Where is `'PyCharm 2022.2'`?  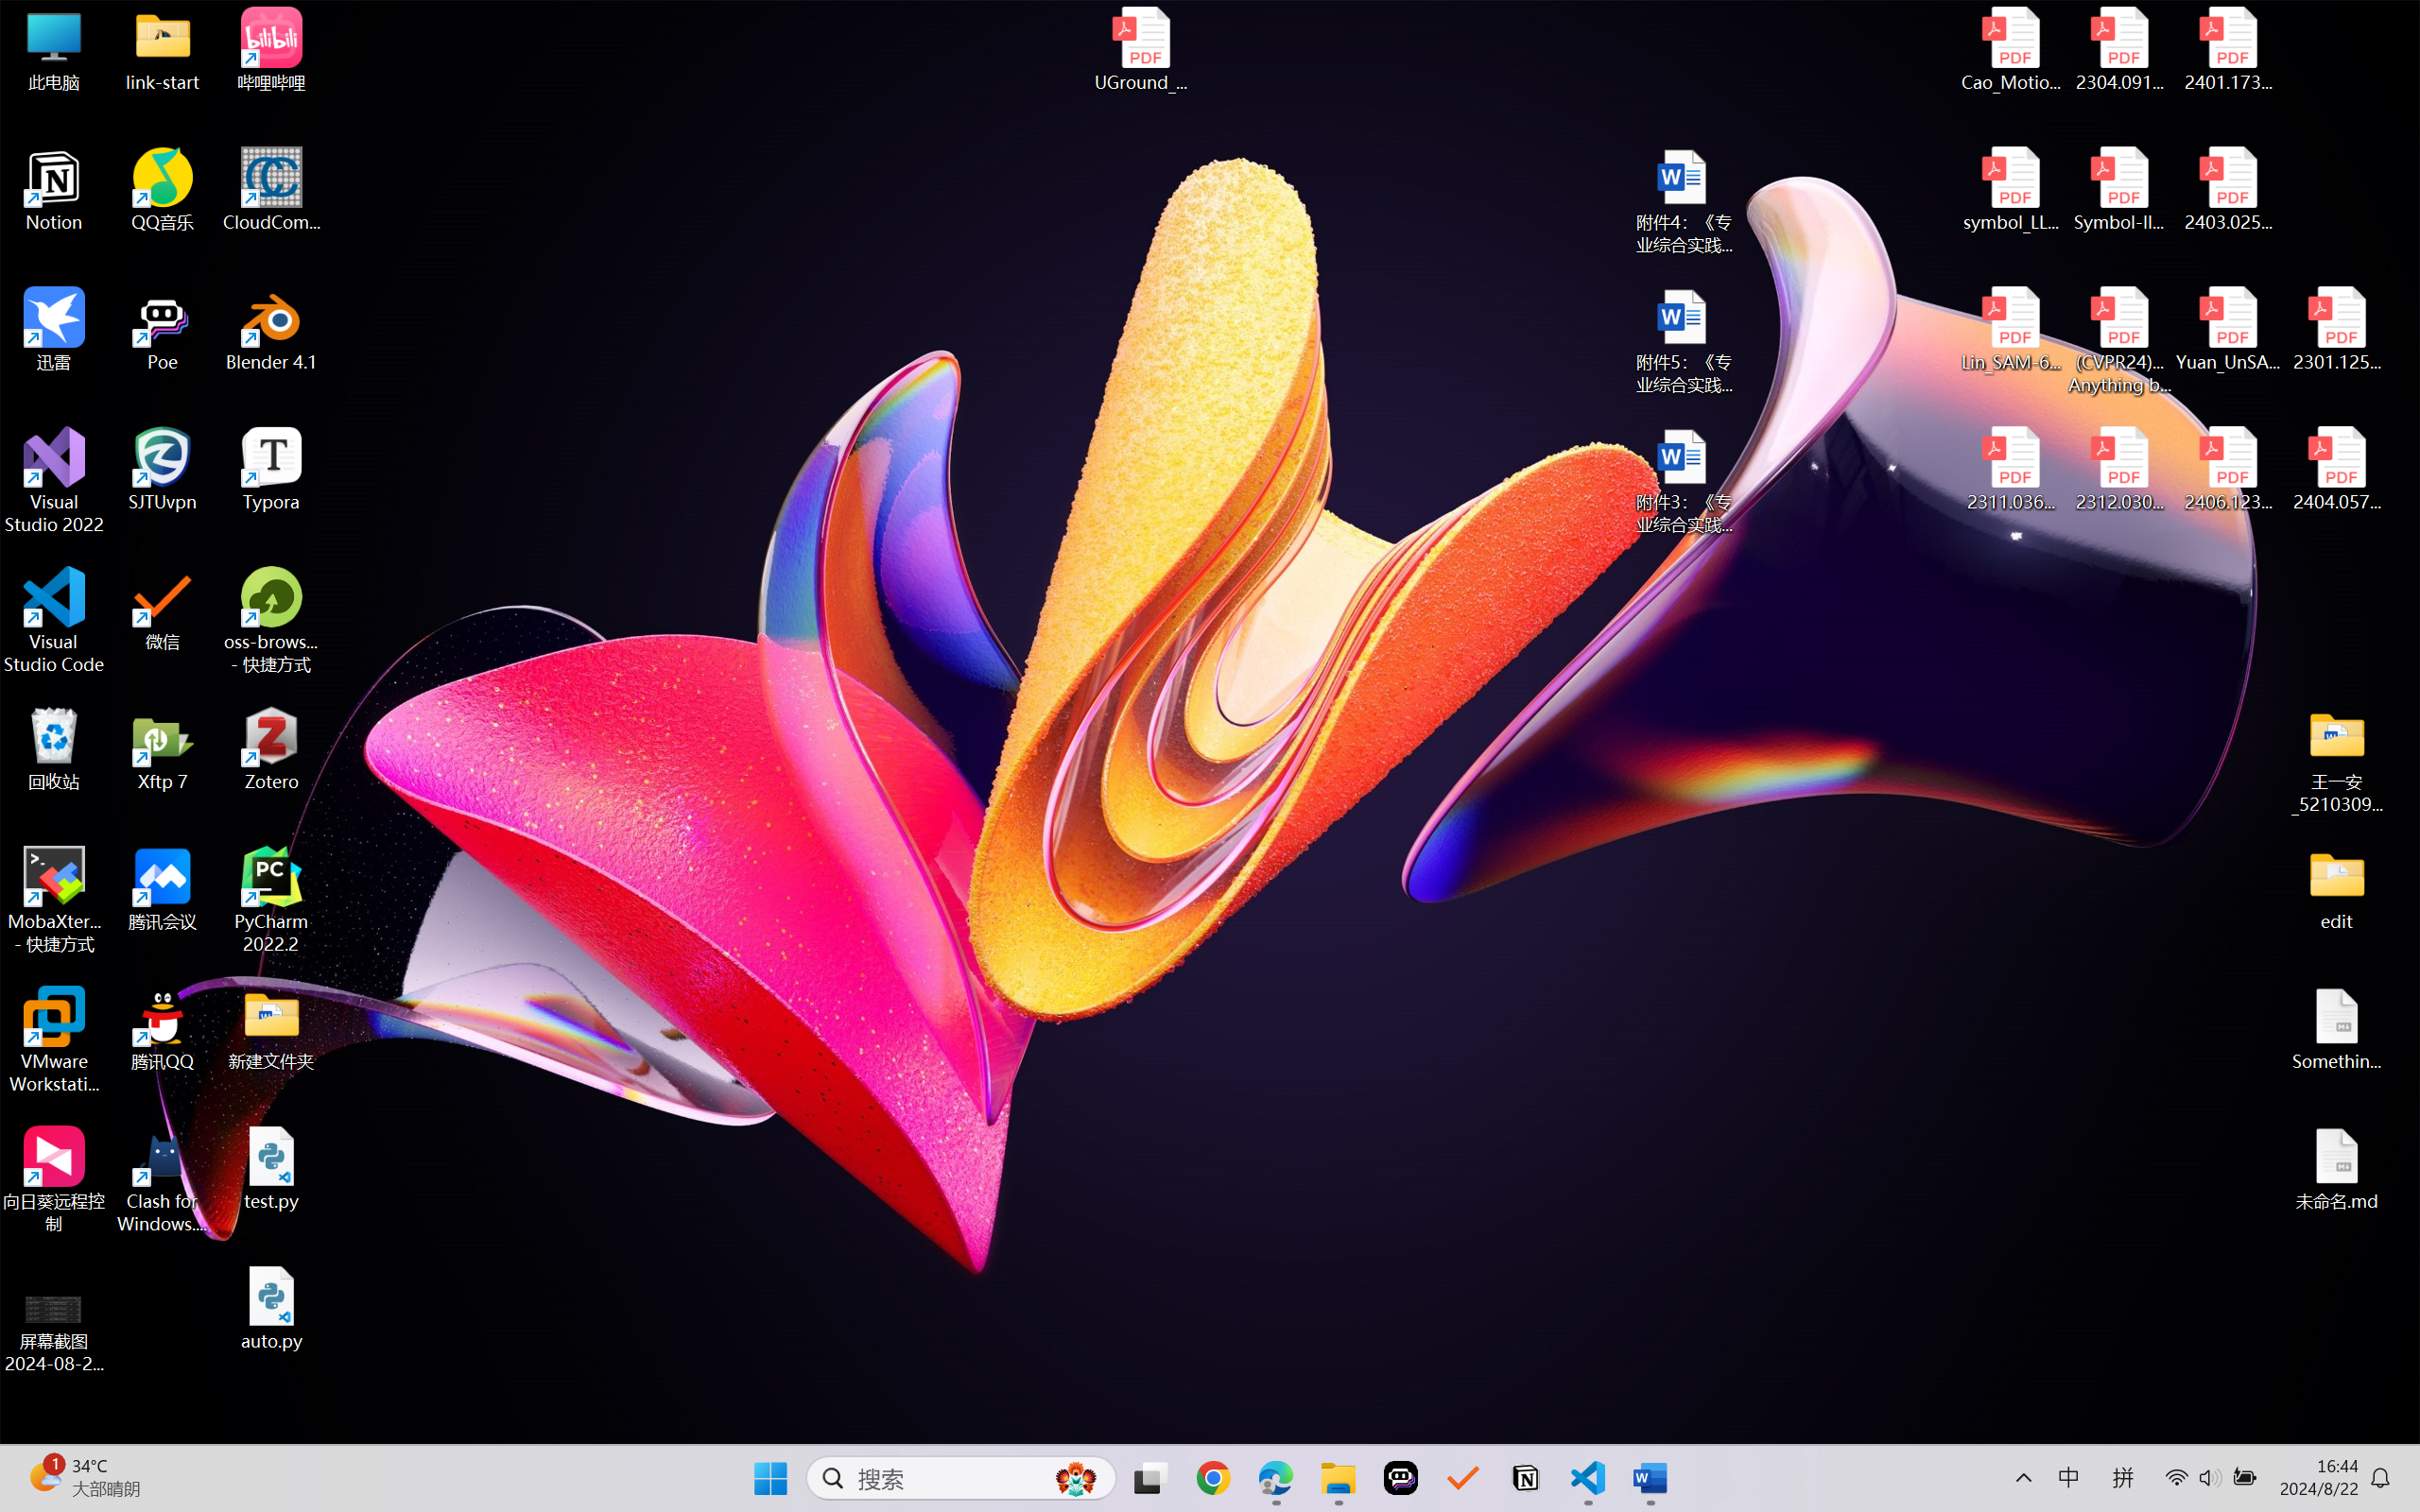 'PyCharm 2022.2' is located at coordinates (271, 900).